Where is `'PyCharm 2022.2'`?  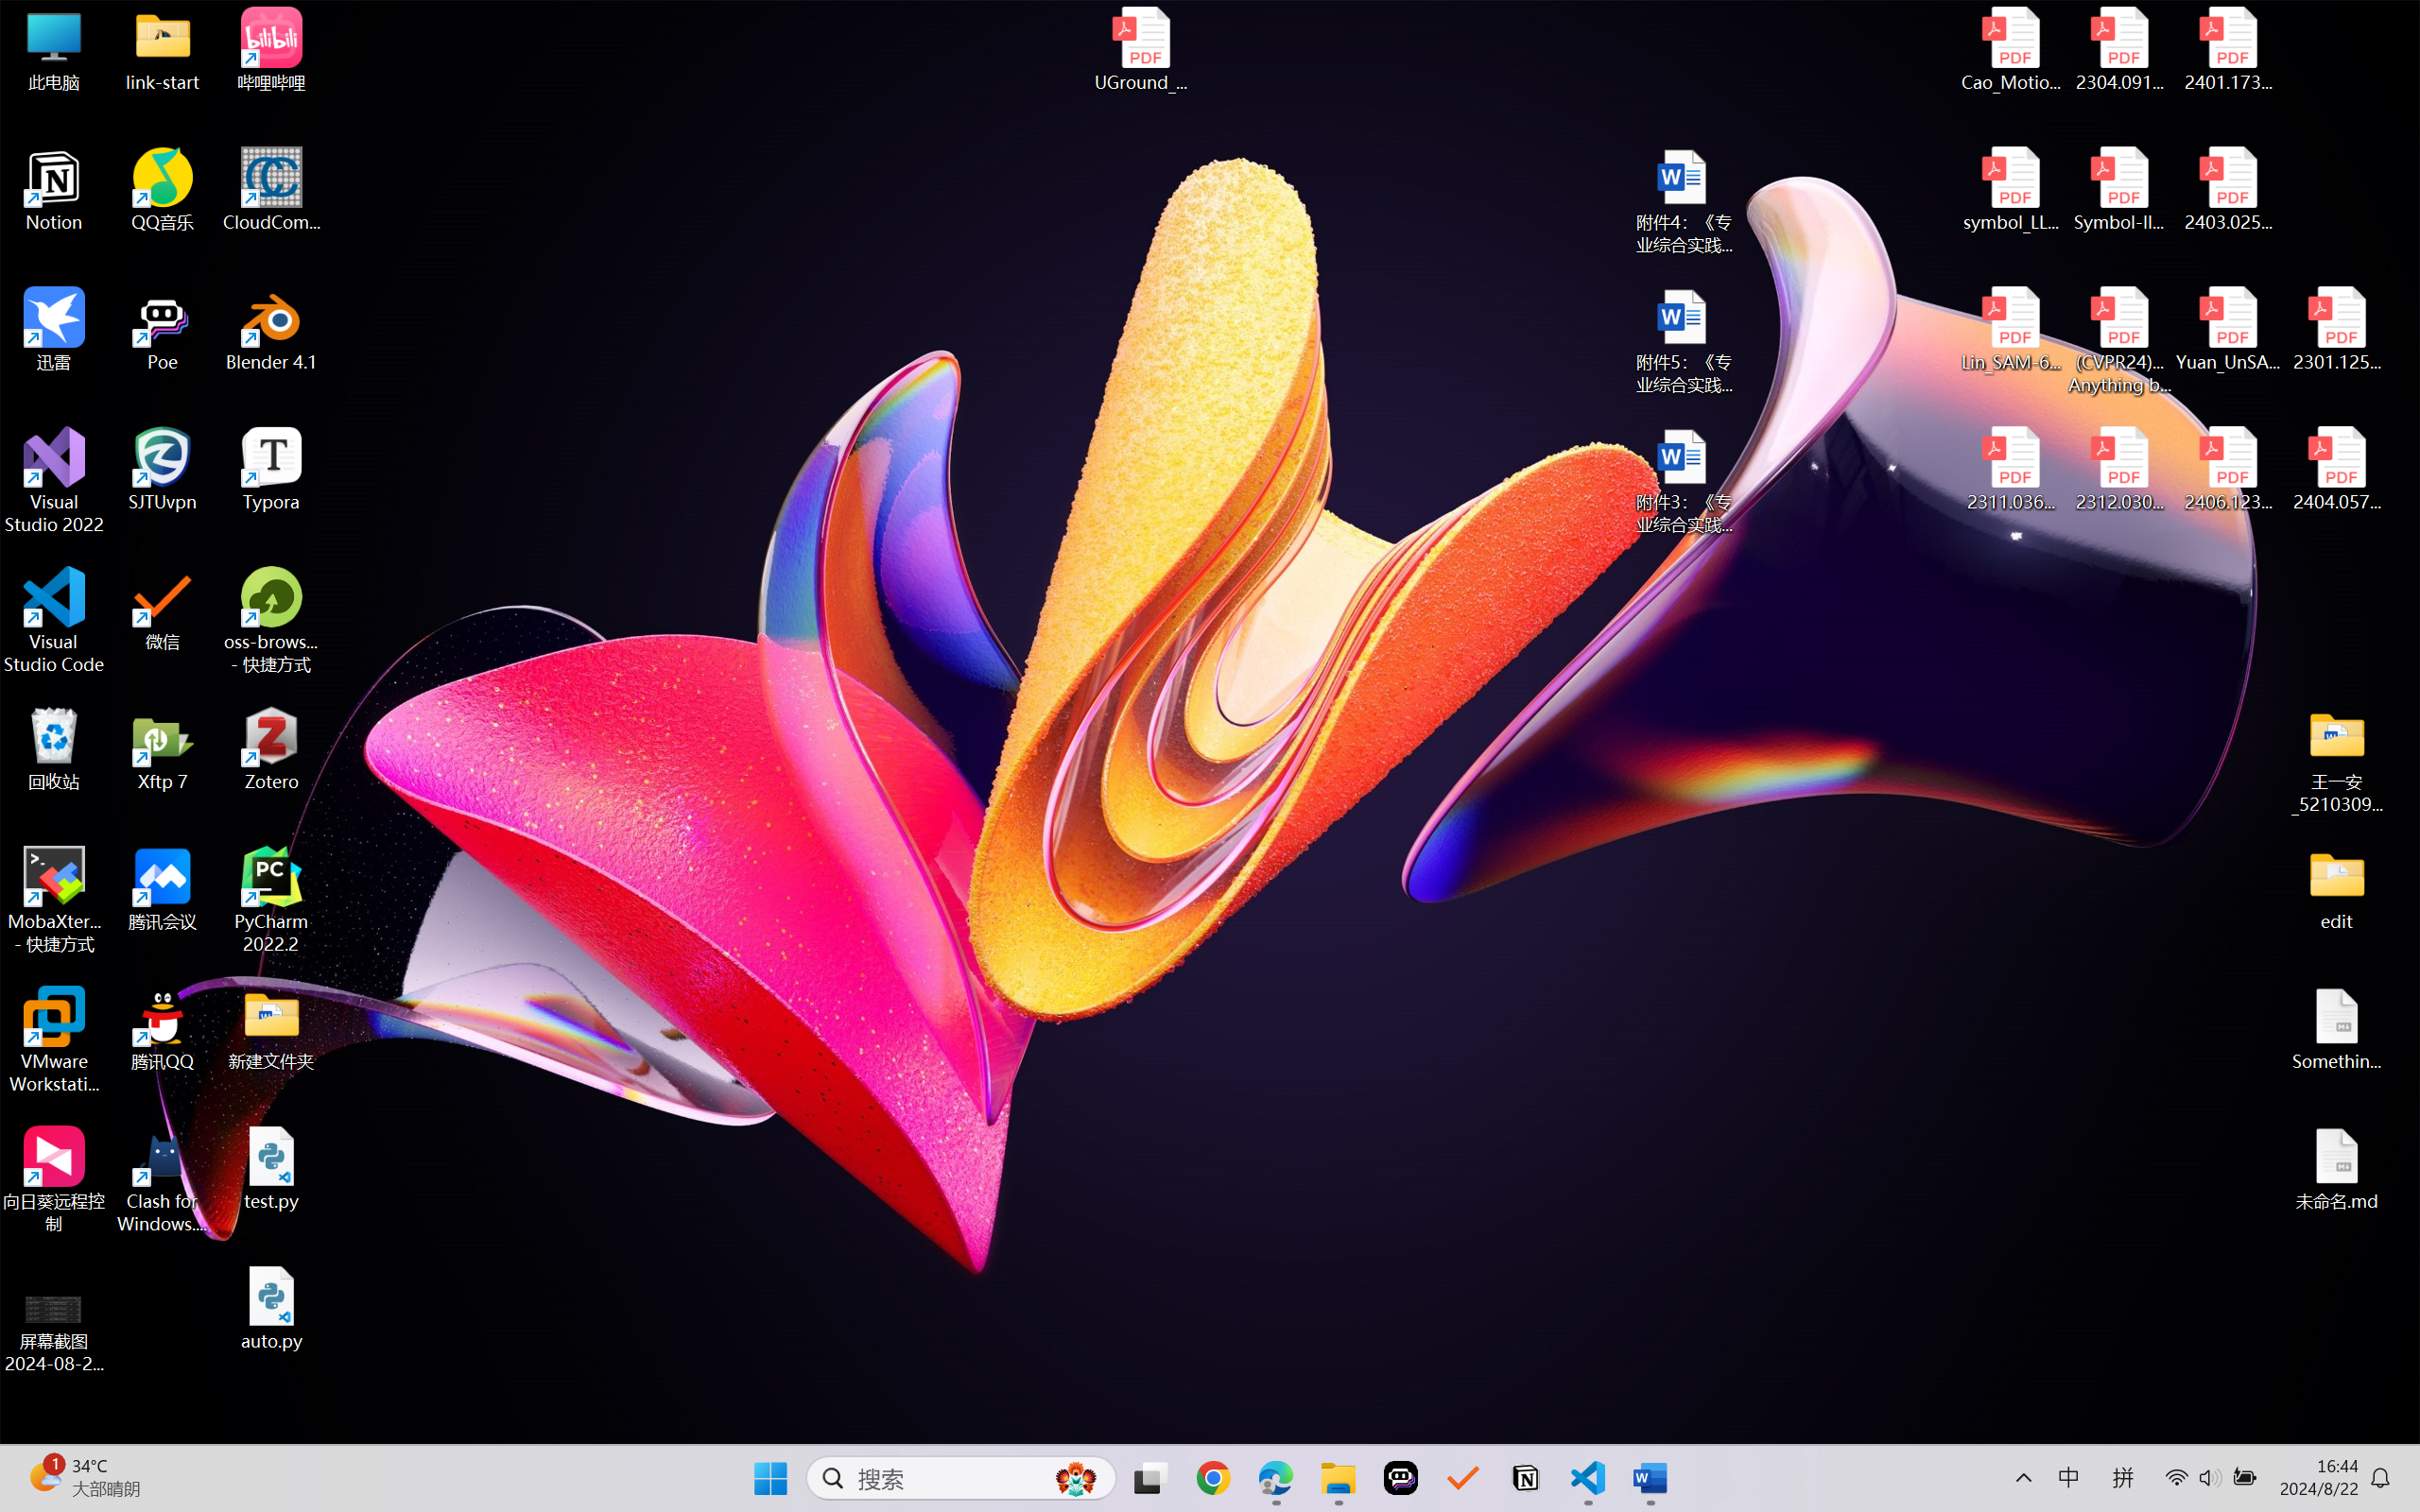 'PyCharm 2022.2' is located at coordinates (271, 900).